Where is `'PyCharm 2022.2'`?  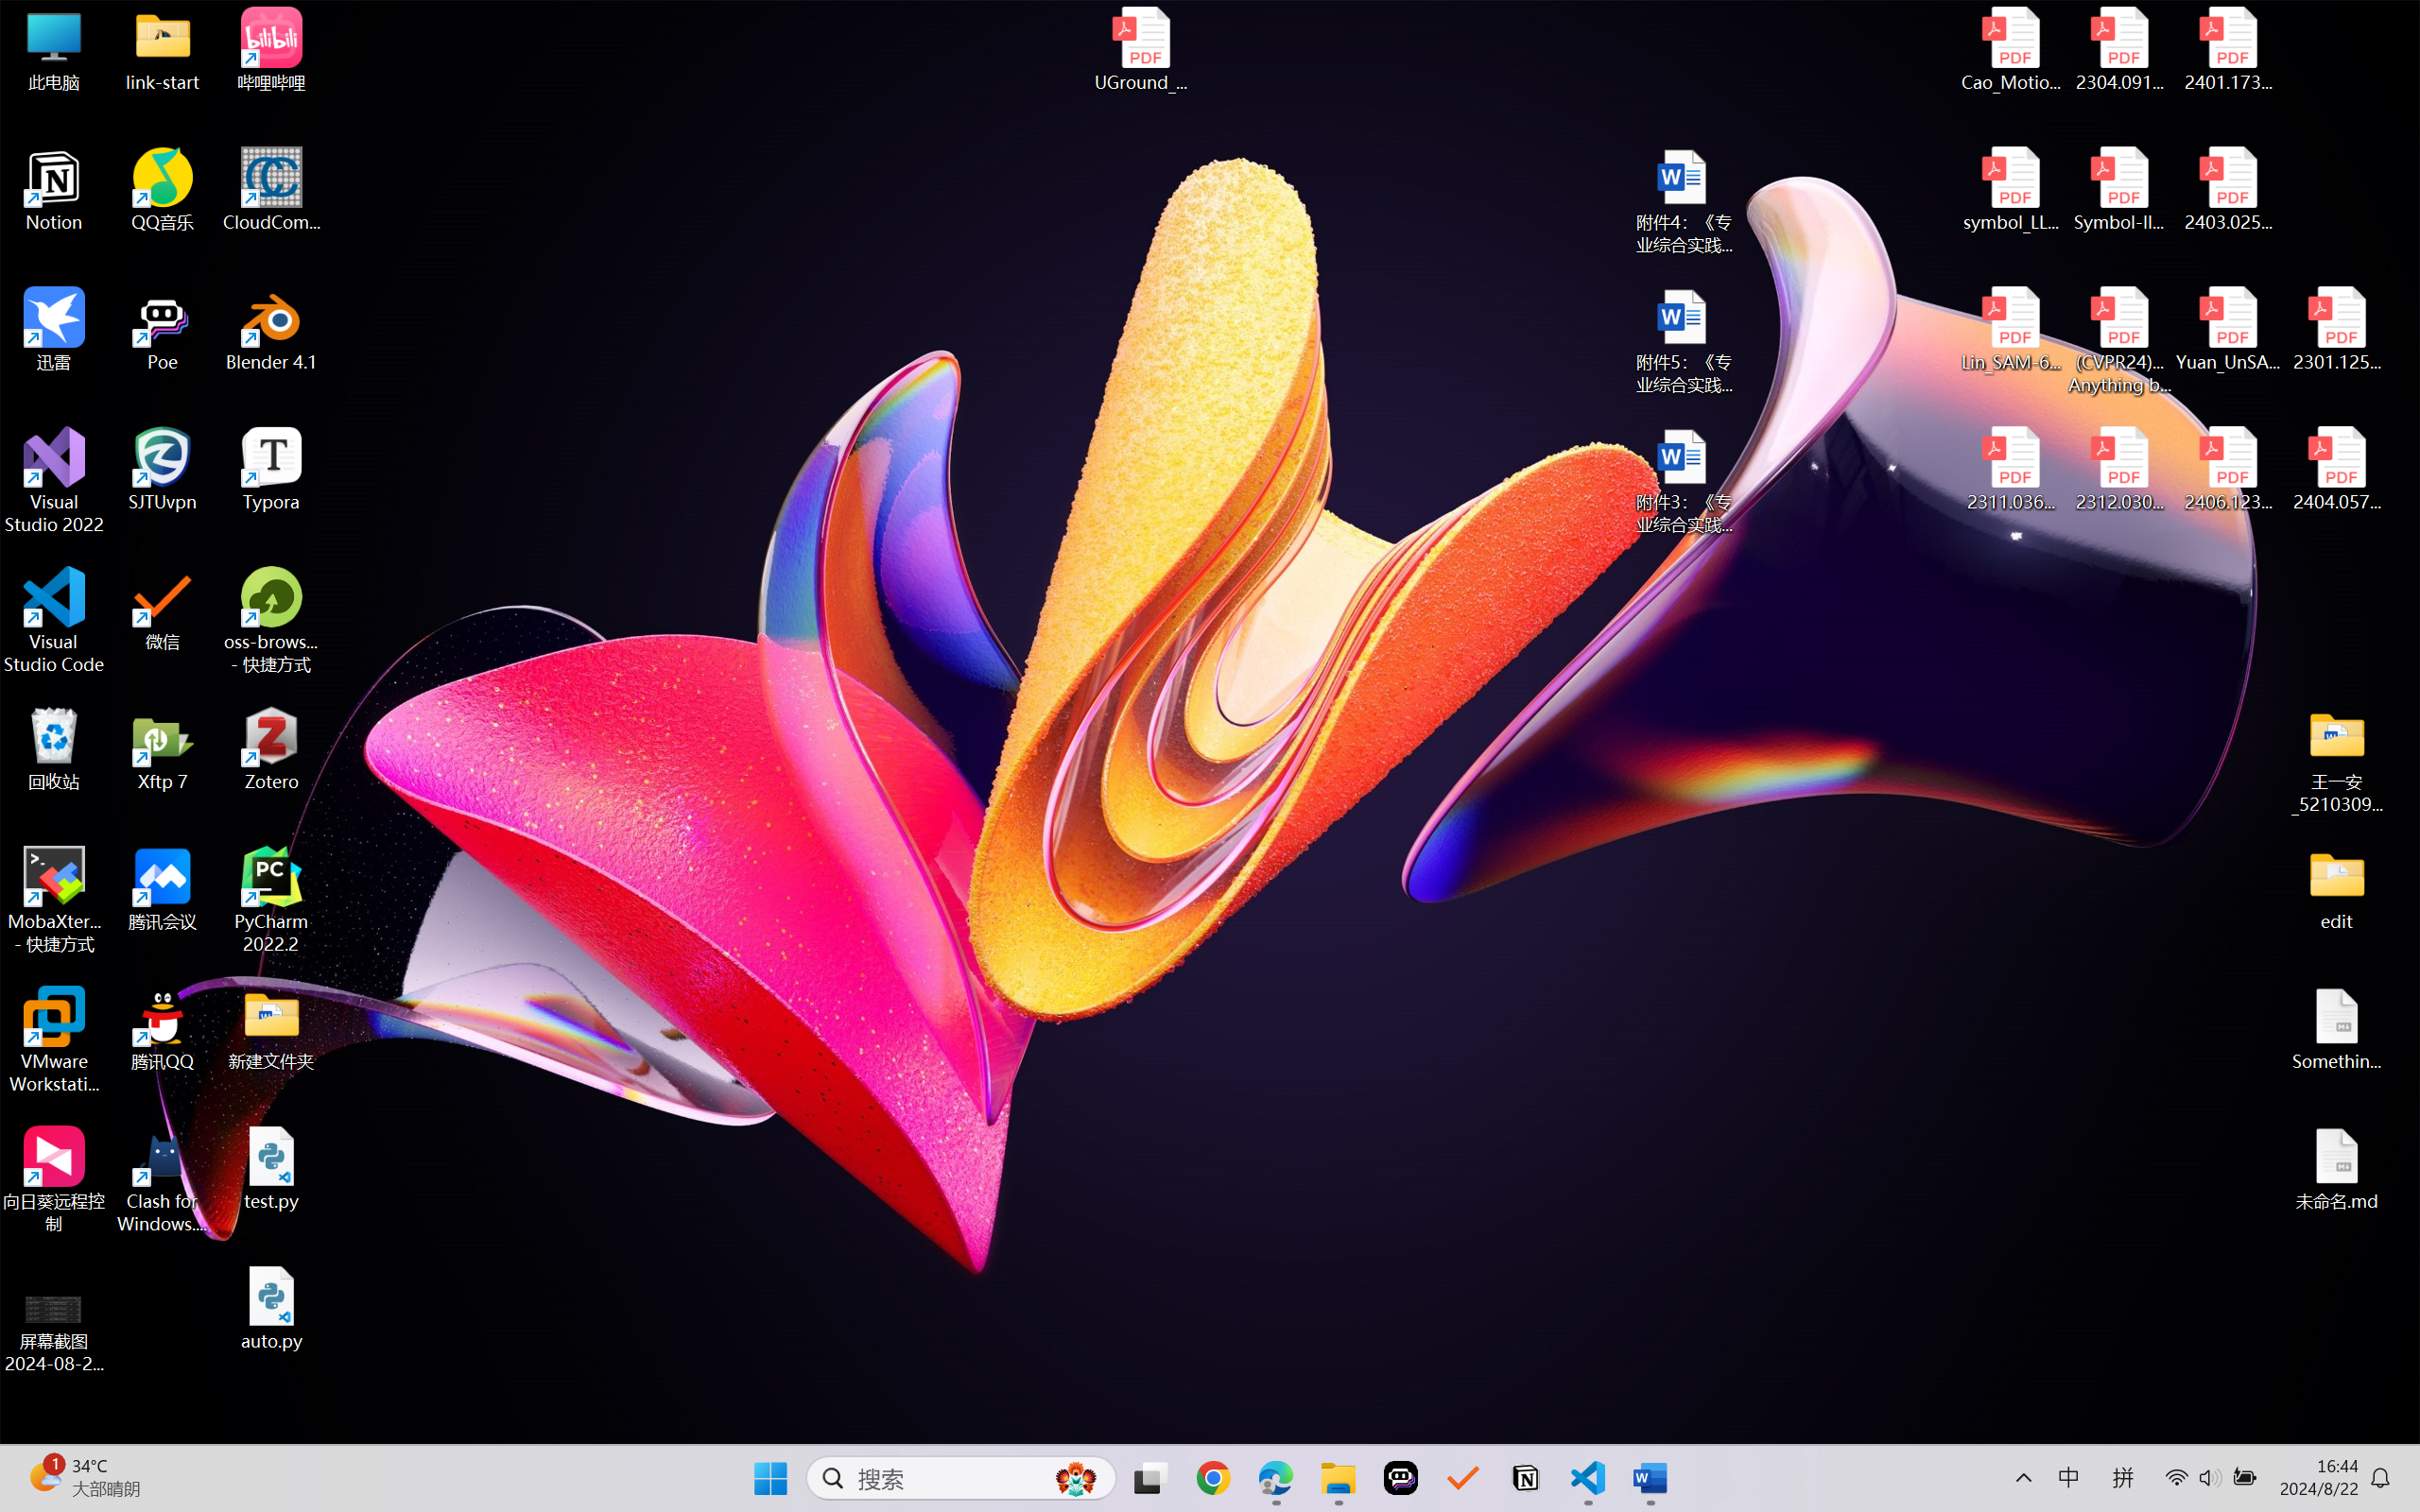 'PyCharm 2022.2' is located at coordinates (271, 900).